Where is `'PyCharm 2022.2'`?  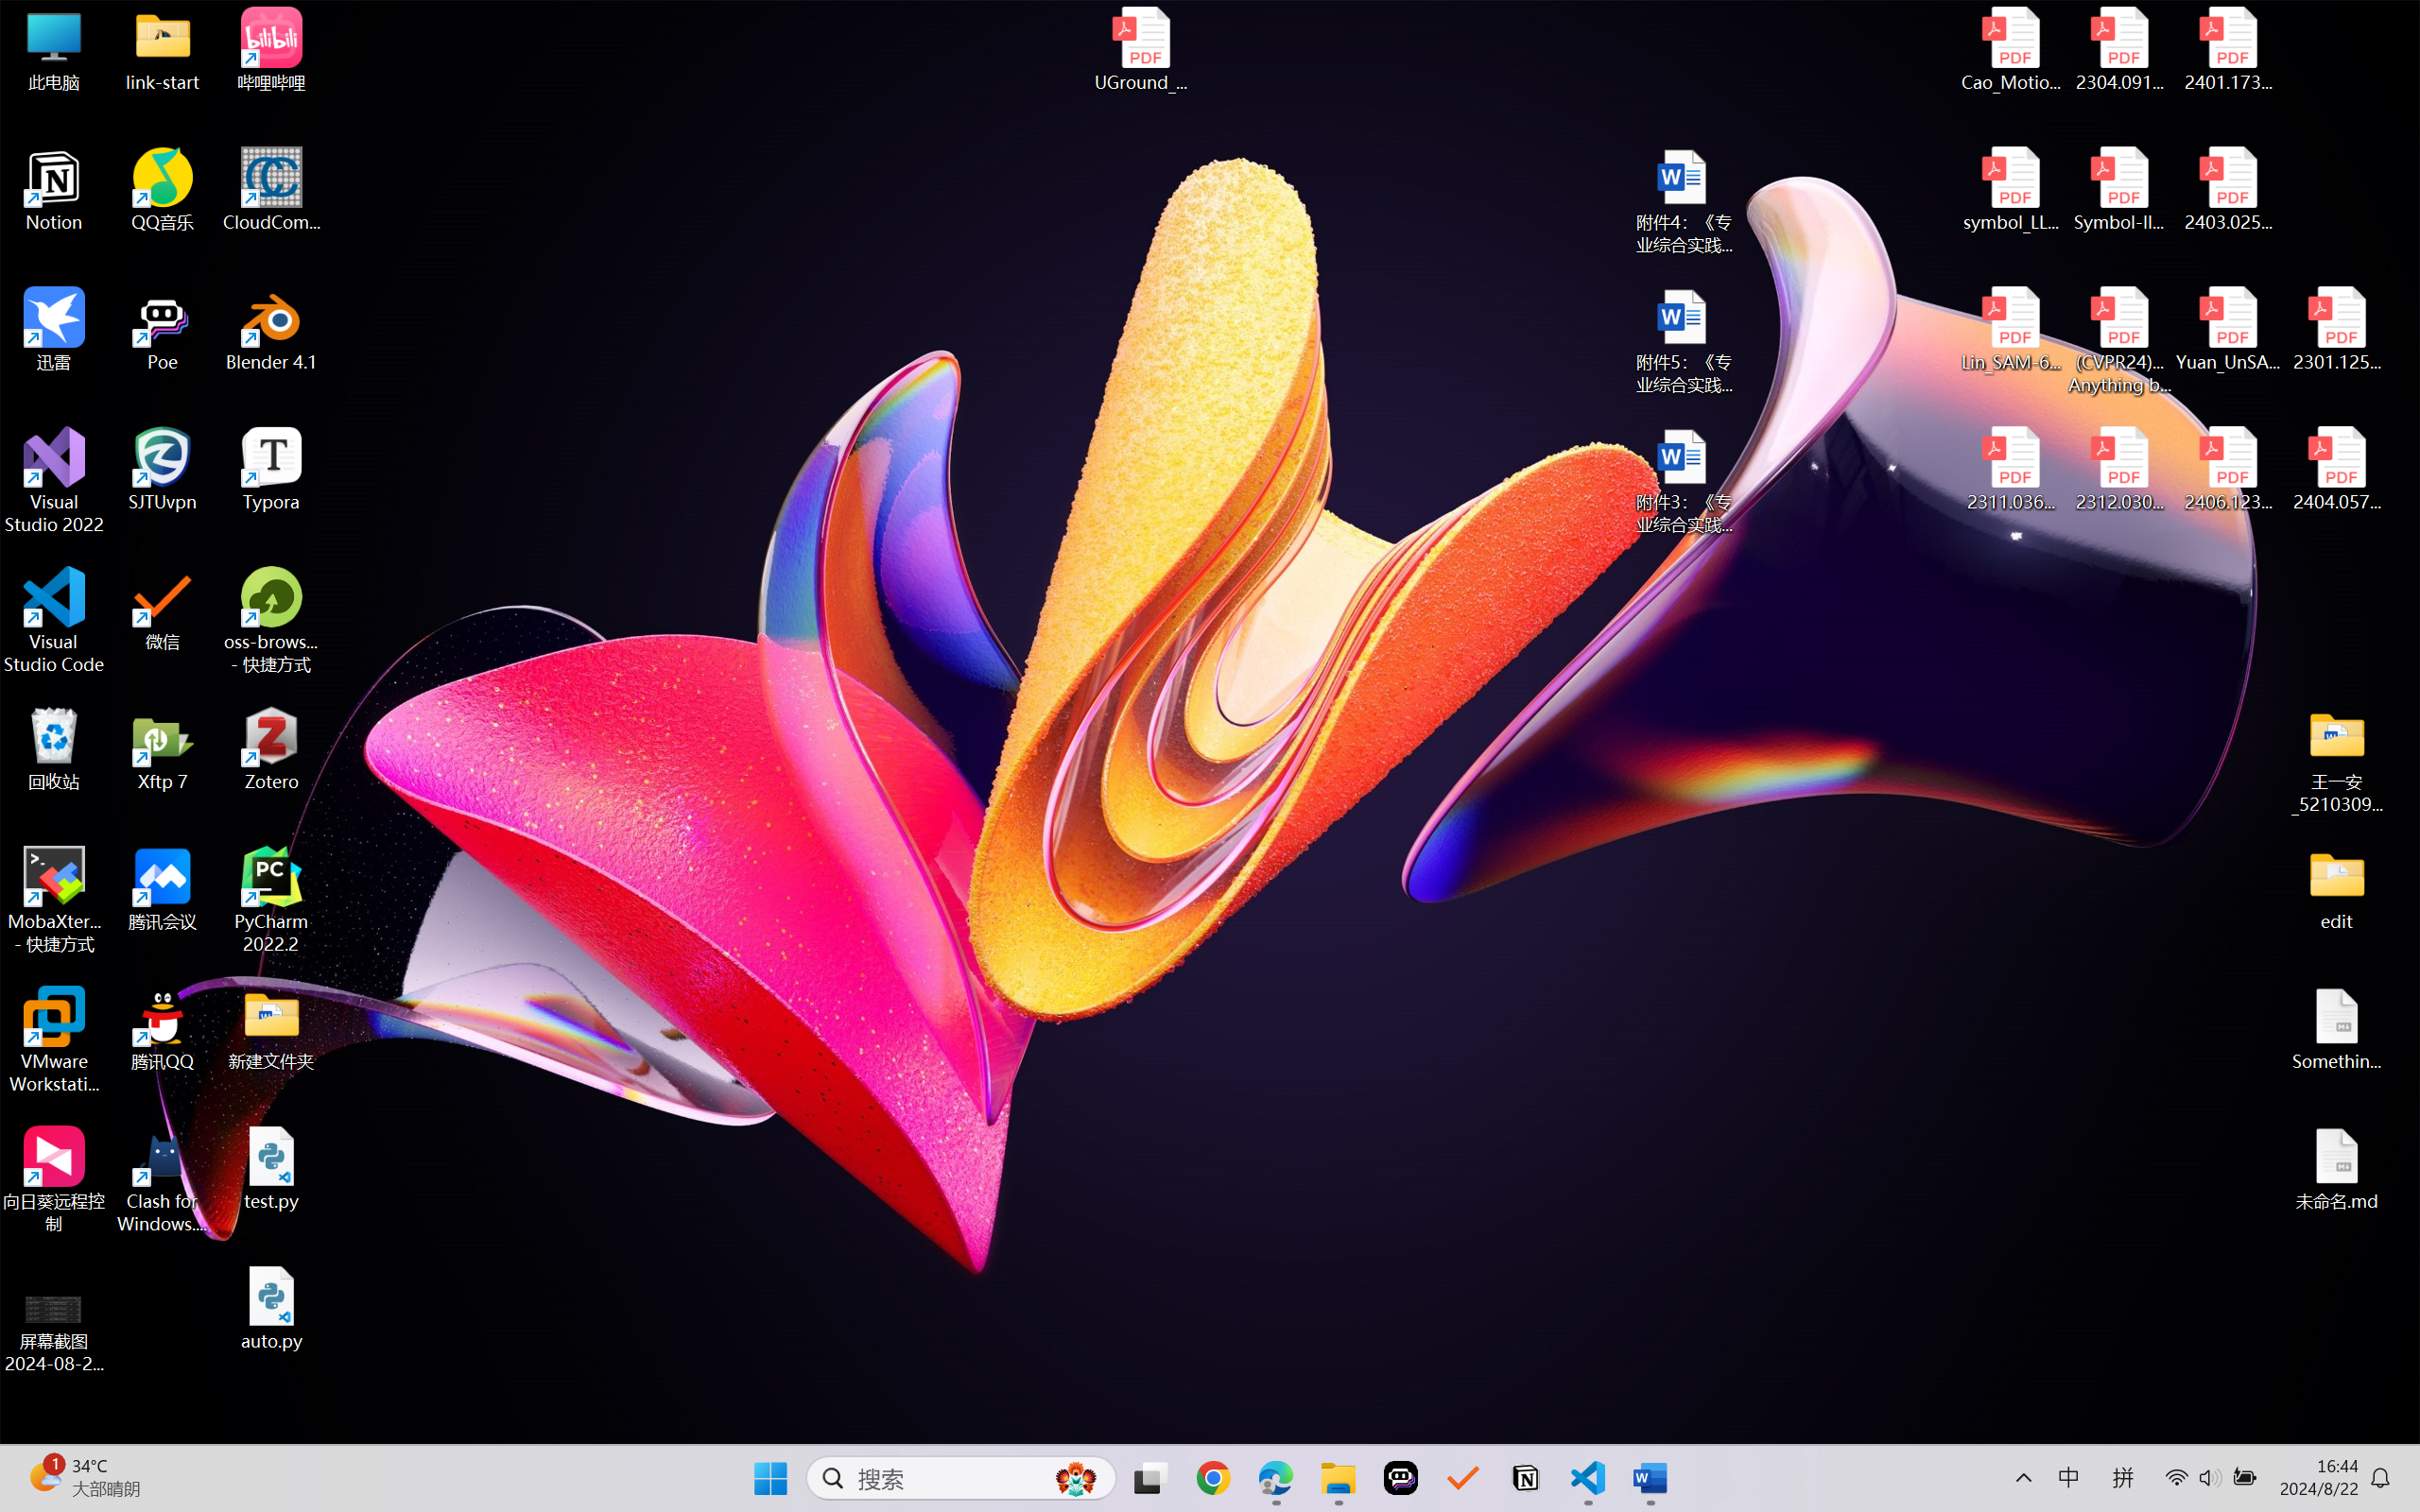 'PyCharm 2022.2' is located at coordinates (271, 900).